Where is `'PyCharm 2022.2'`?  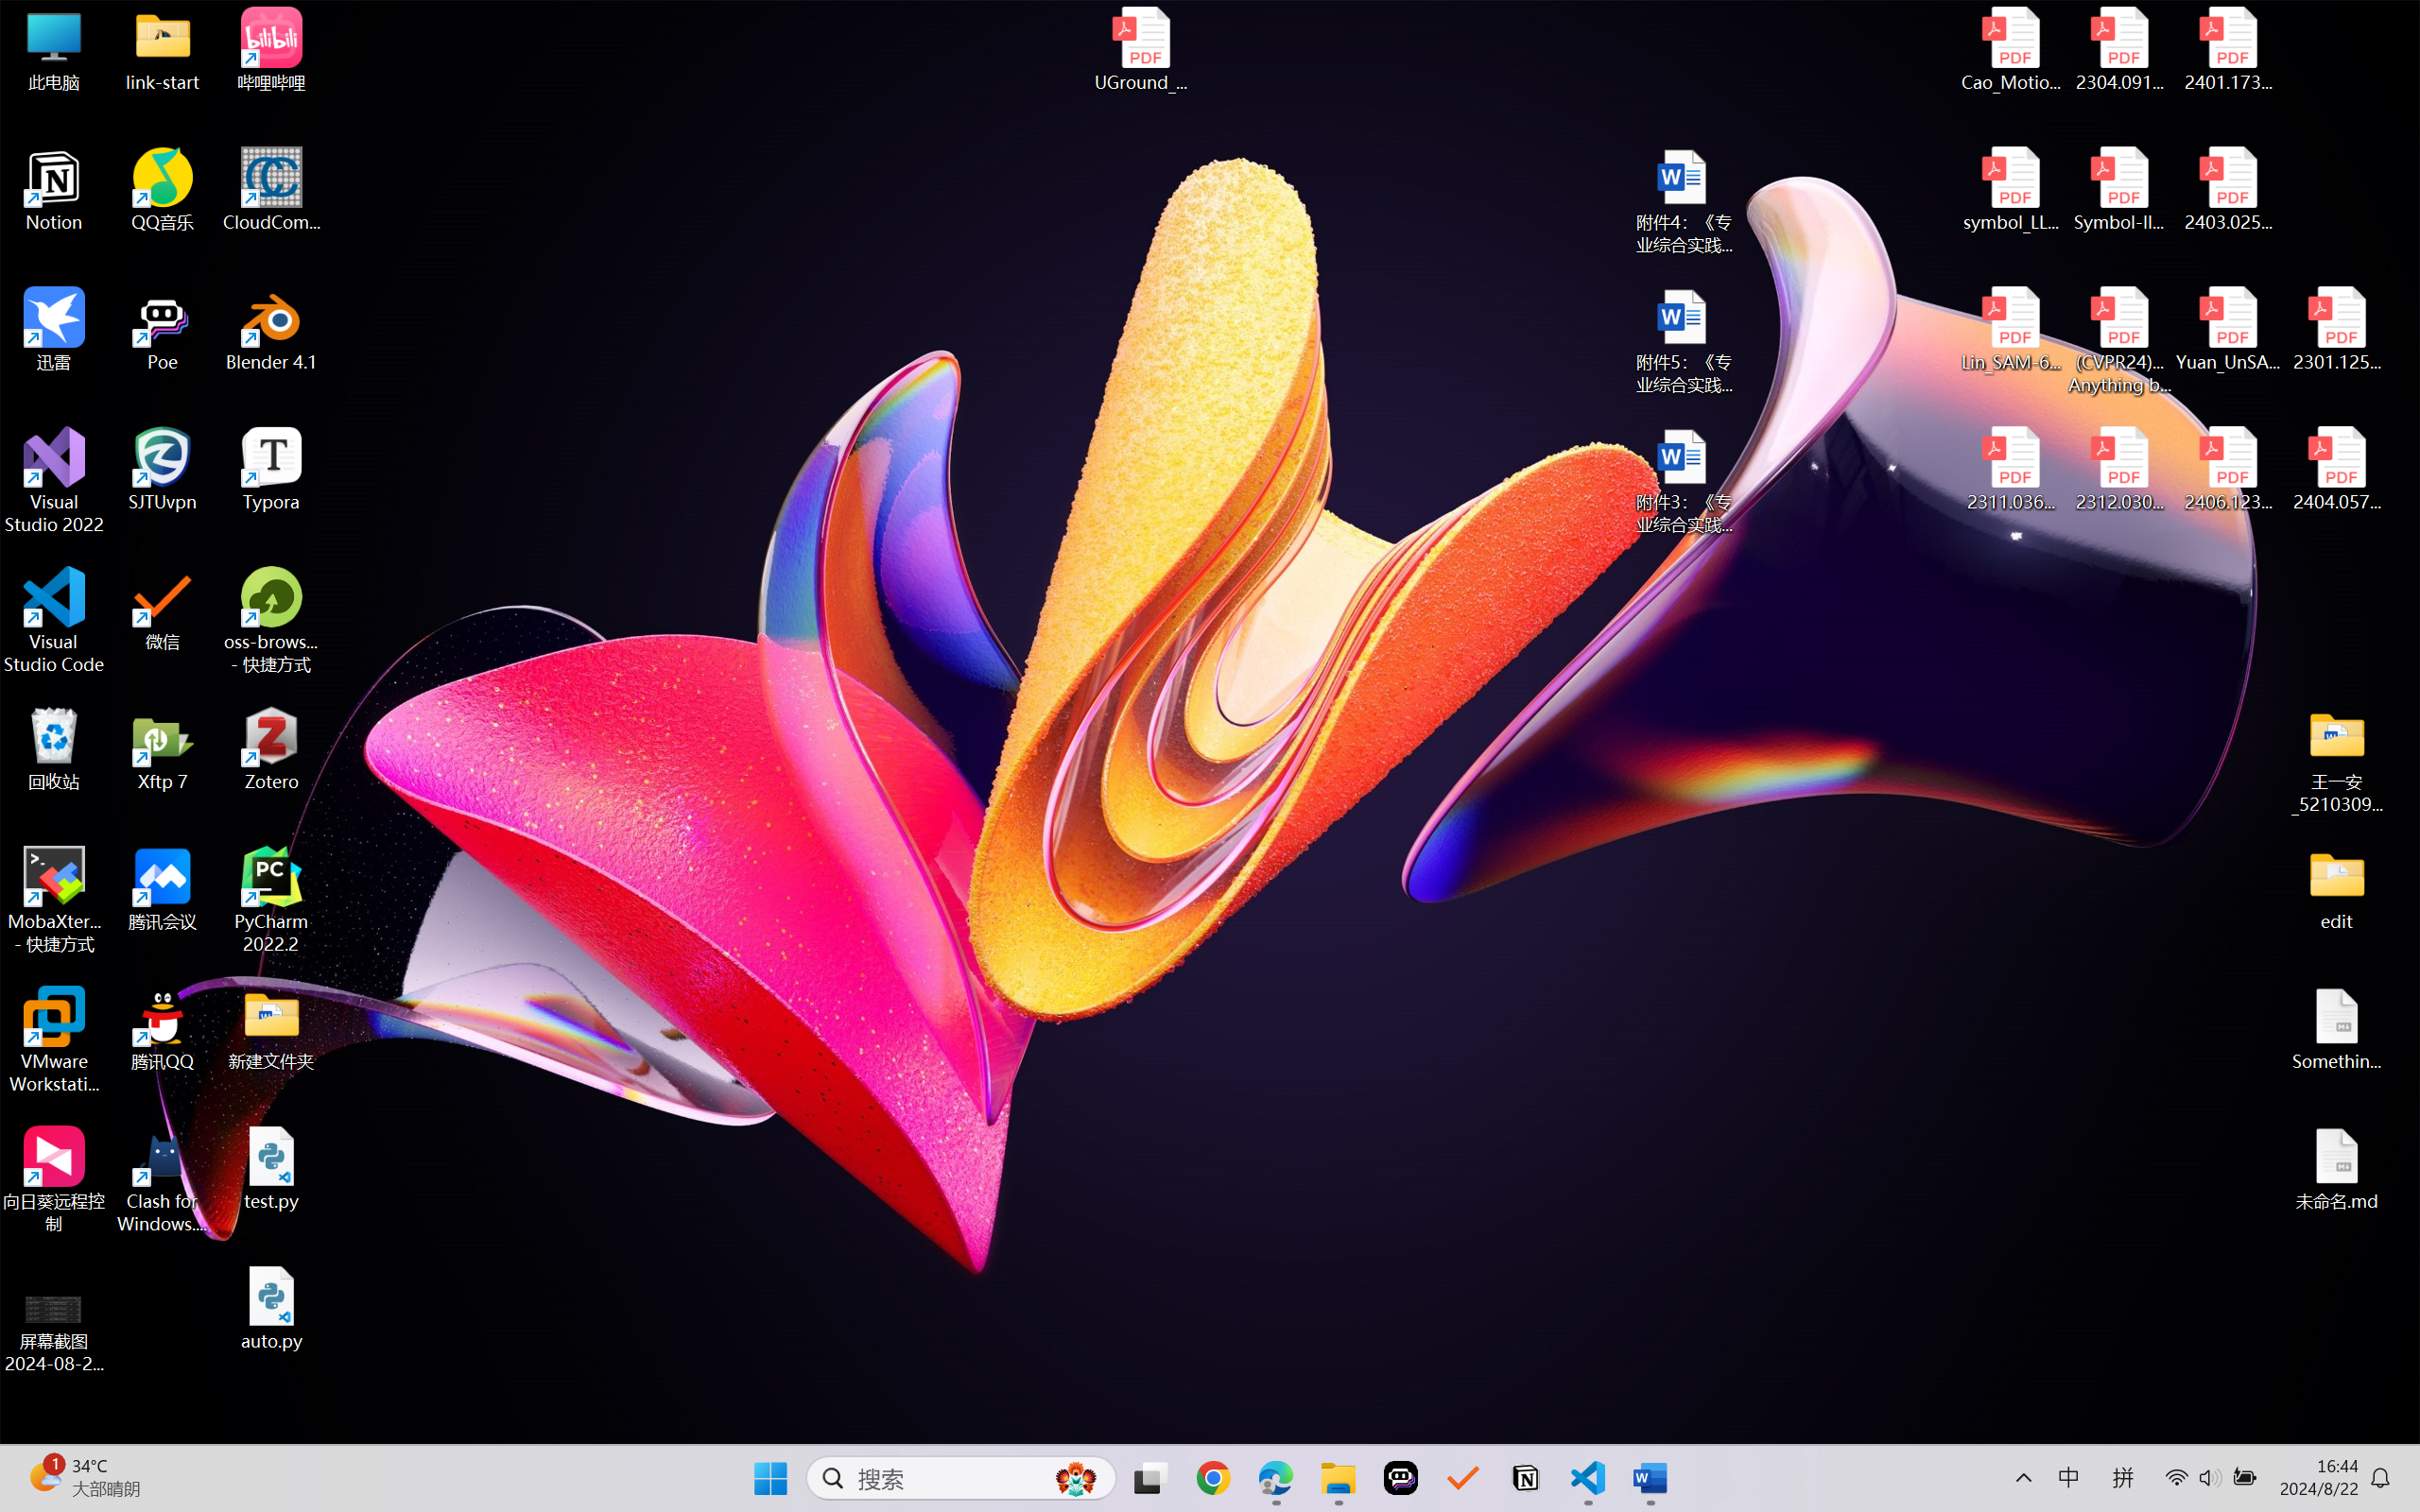 'PyCharm 2022.2' is located at coordinates (271, 900).